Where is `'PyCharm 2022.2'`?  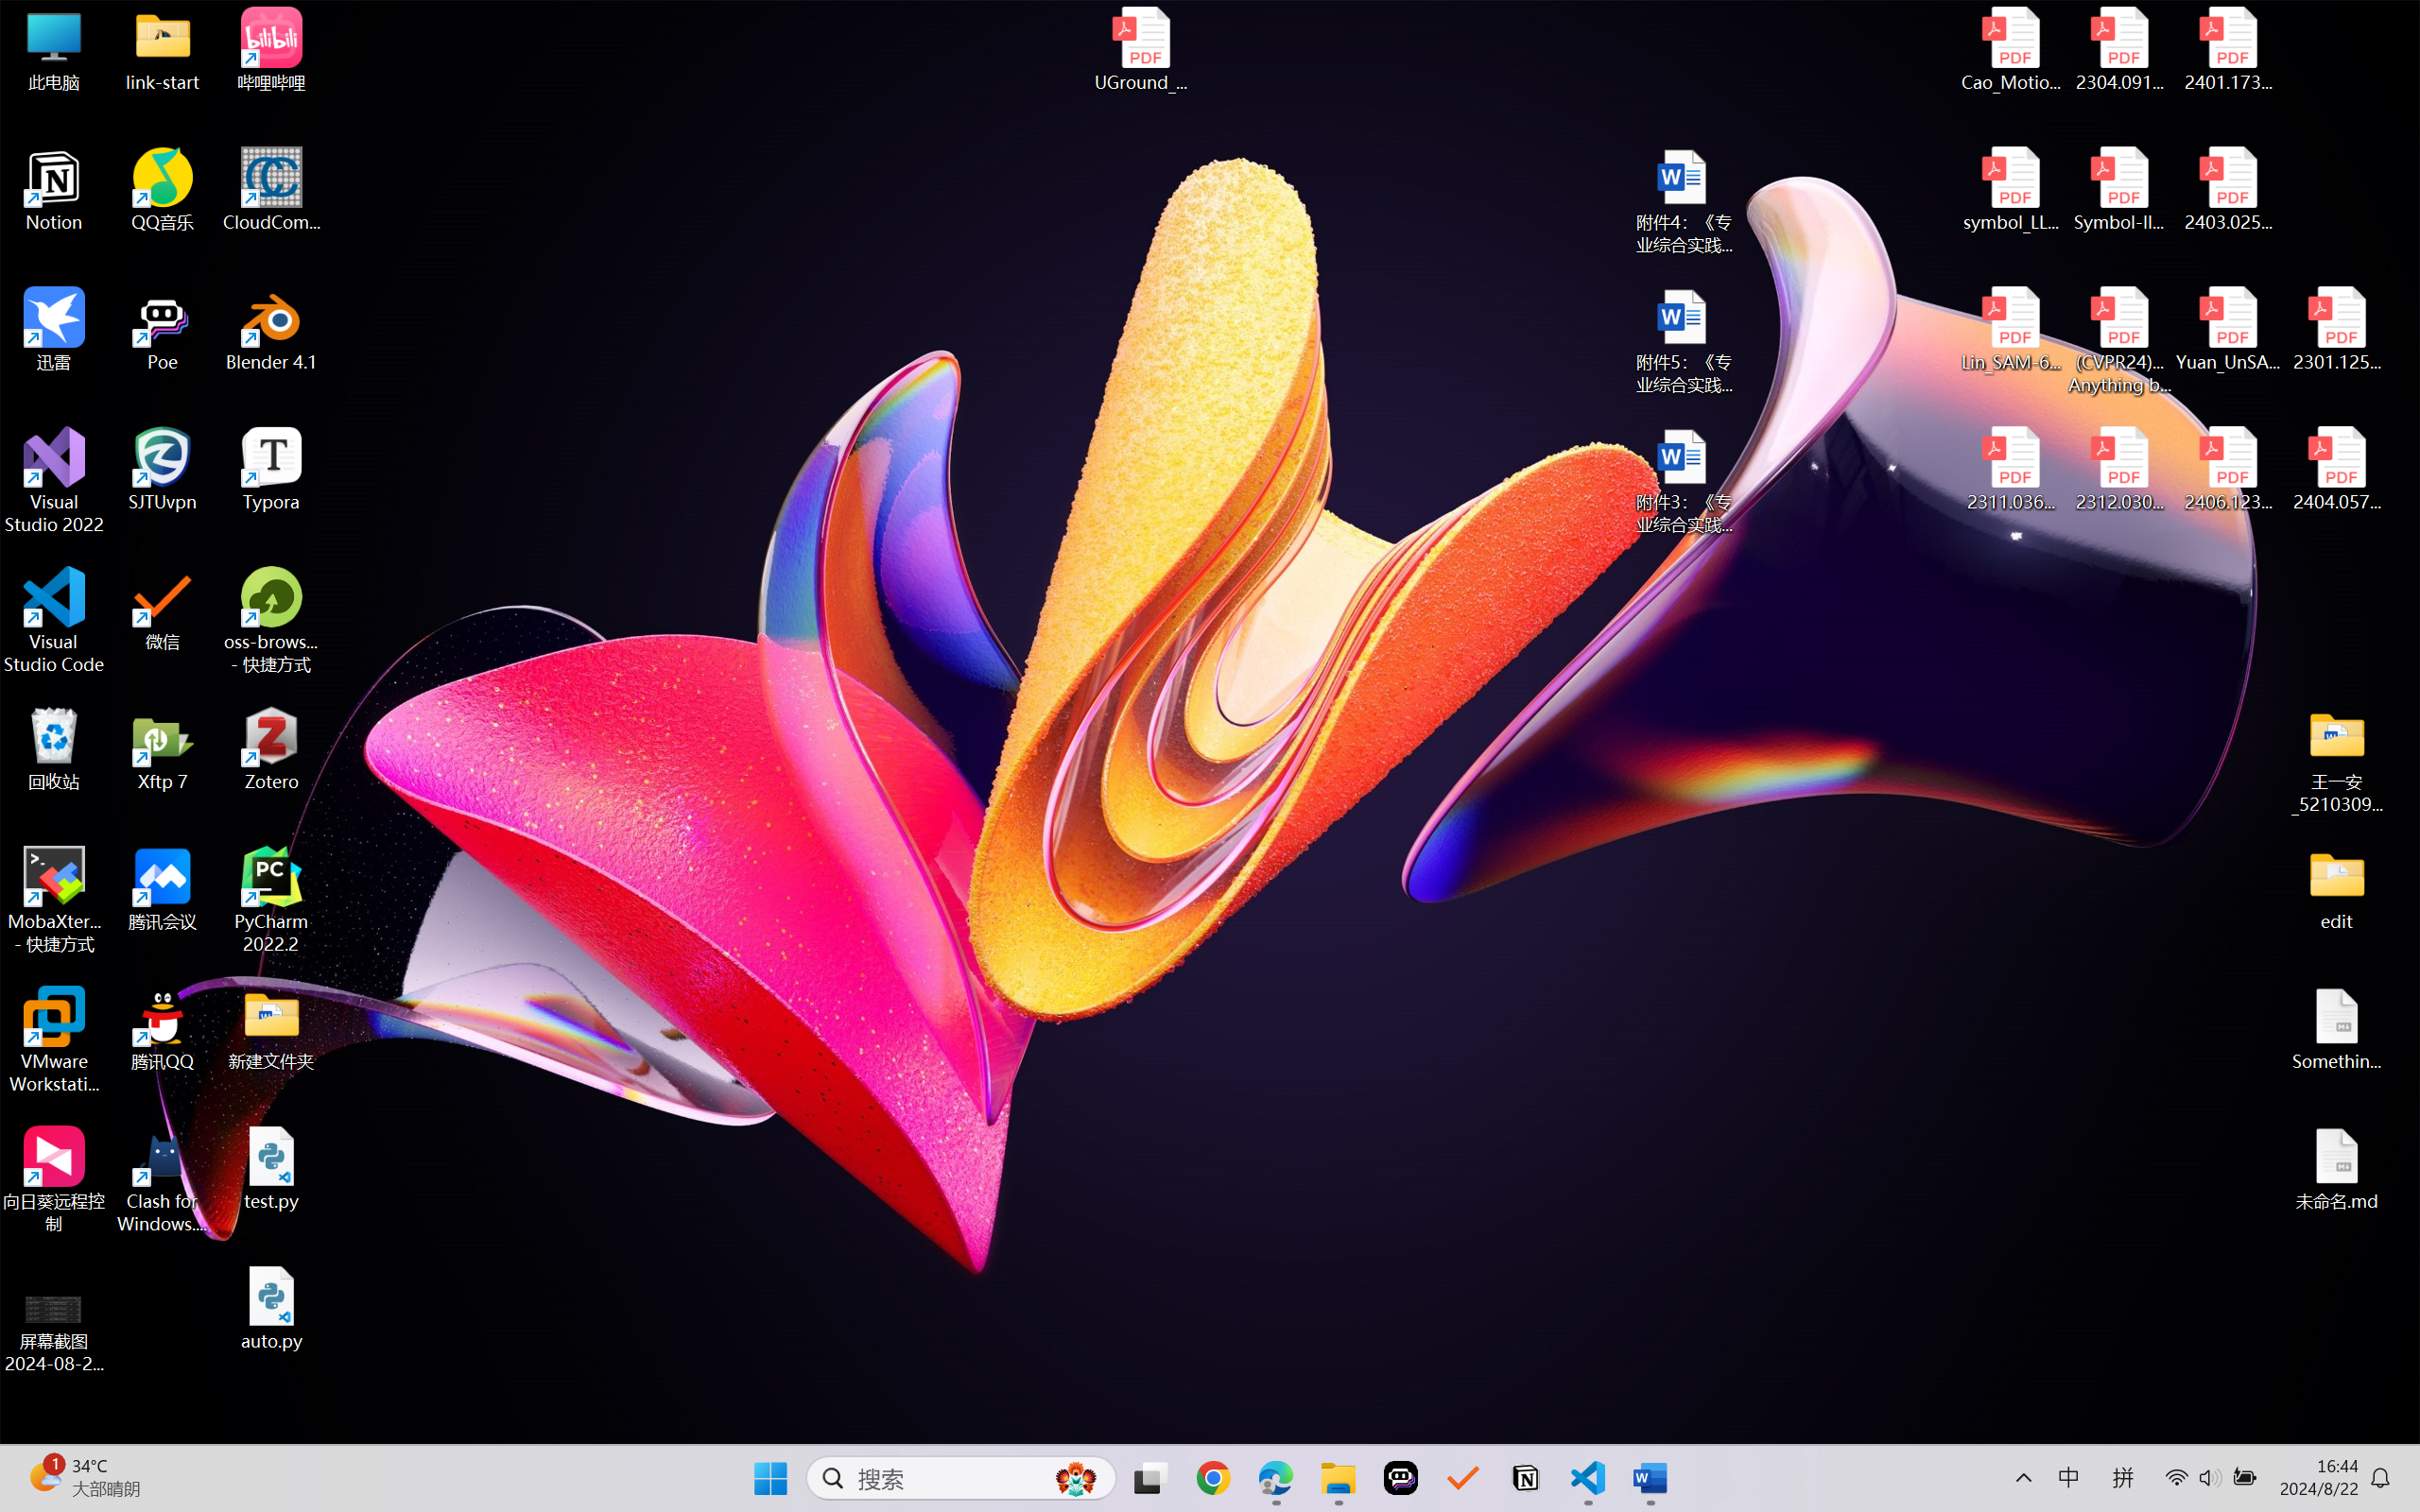 'PyCharm 2022.2' is located at coordinates (271, 900).